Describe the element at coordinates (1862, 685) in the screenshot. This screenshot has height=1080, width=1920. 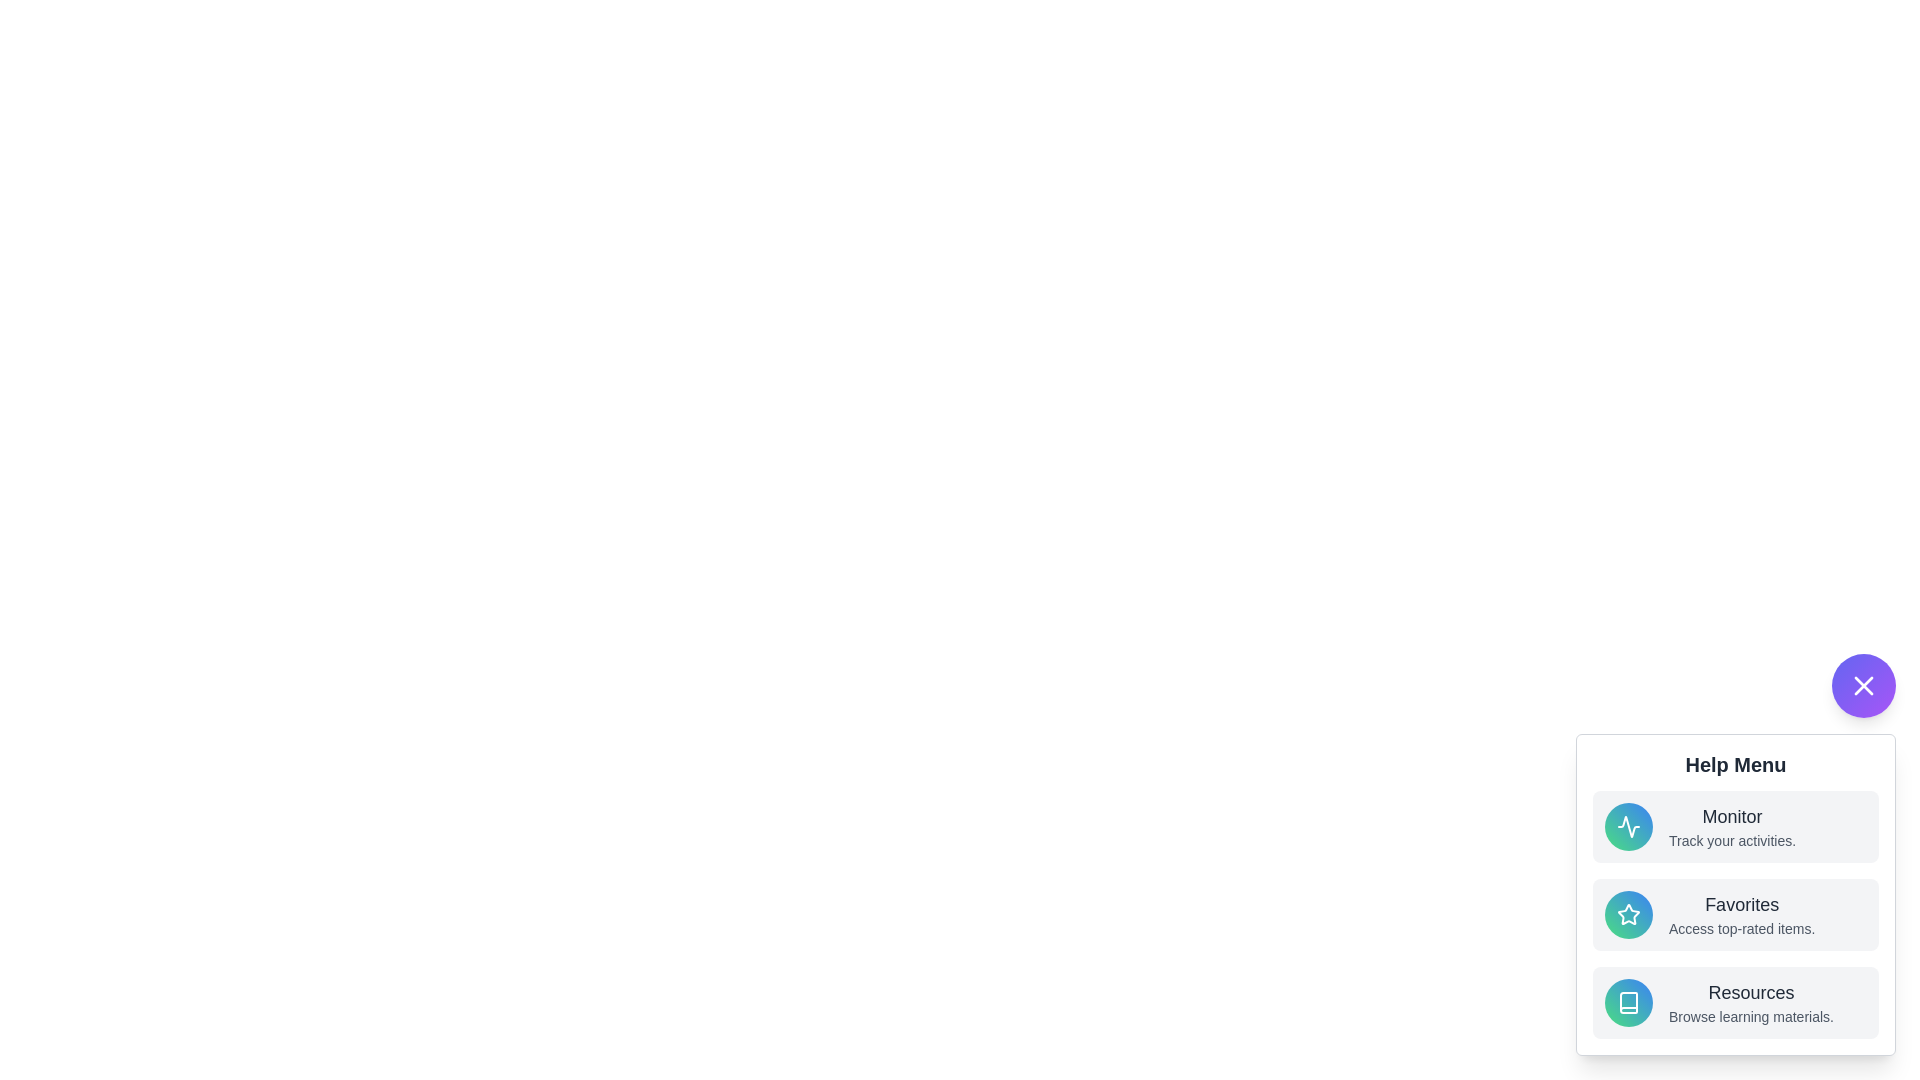
I see `the floating action button to toggle the visibility of the help menu` at that location.